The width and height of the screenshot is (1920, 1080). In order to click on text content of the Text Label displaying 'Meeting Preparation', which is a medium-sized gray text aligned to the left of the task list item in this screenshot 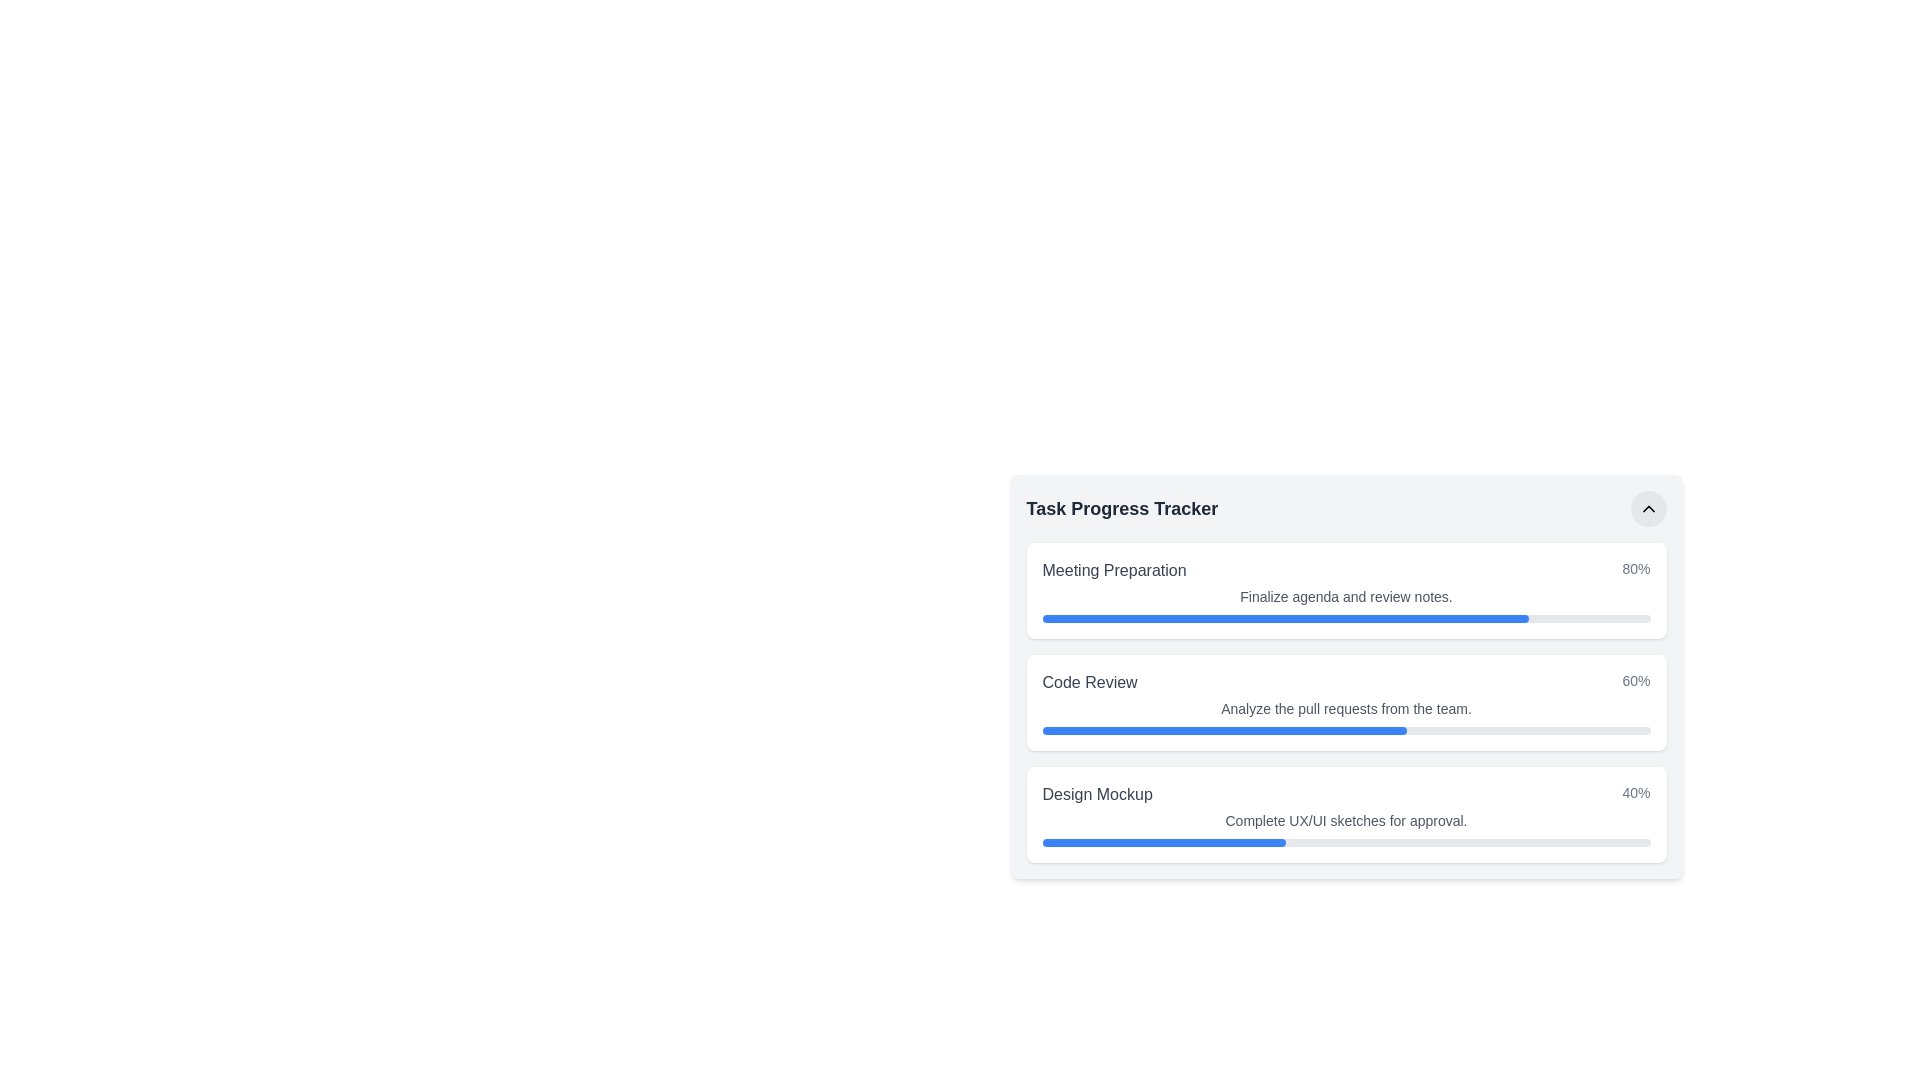, I will do `click(1113, 570)`.